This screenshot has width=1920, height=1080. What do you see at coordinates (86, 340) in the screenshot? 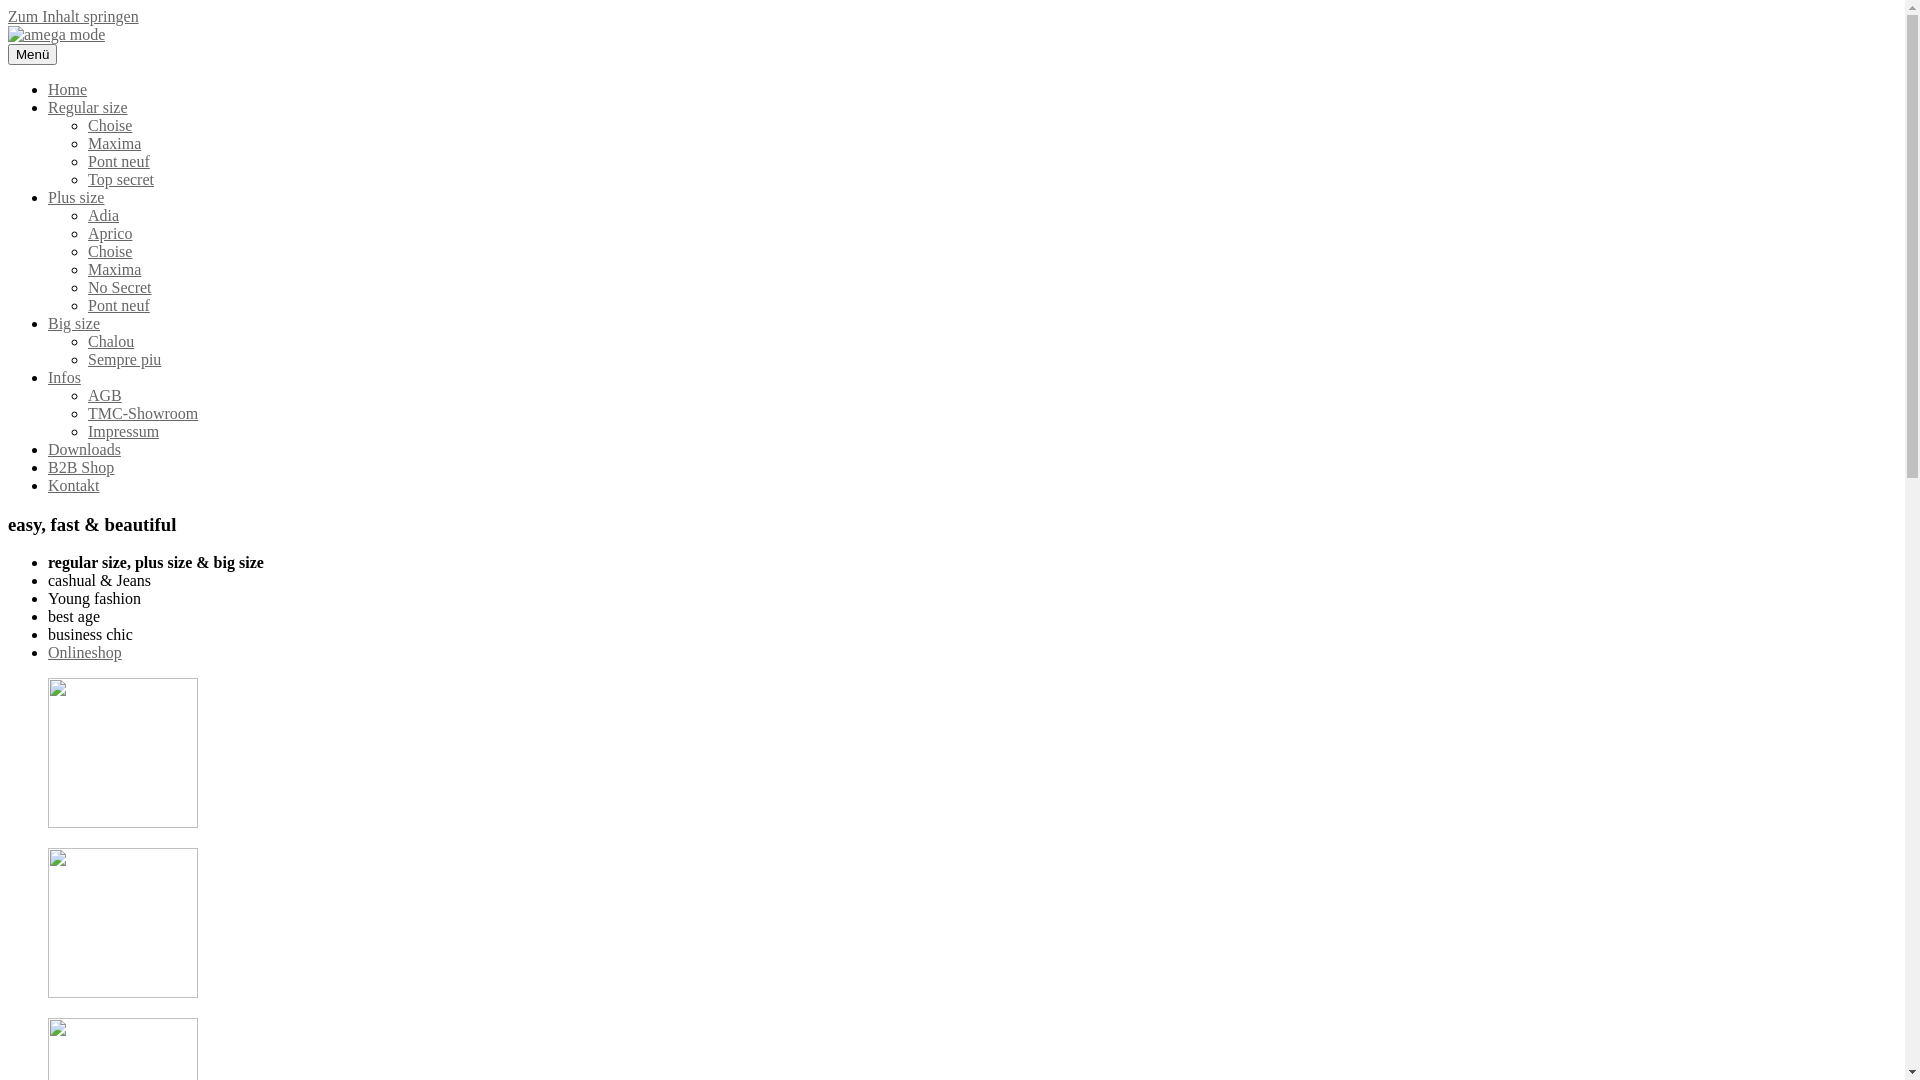
I see `'Chalou'` at bounding box center [86, 340].